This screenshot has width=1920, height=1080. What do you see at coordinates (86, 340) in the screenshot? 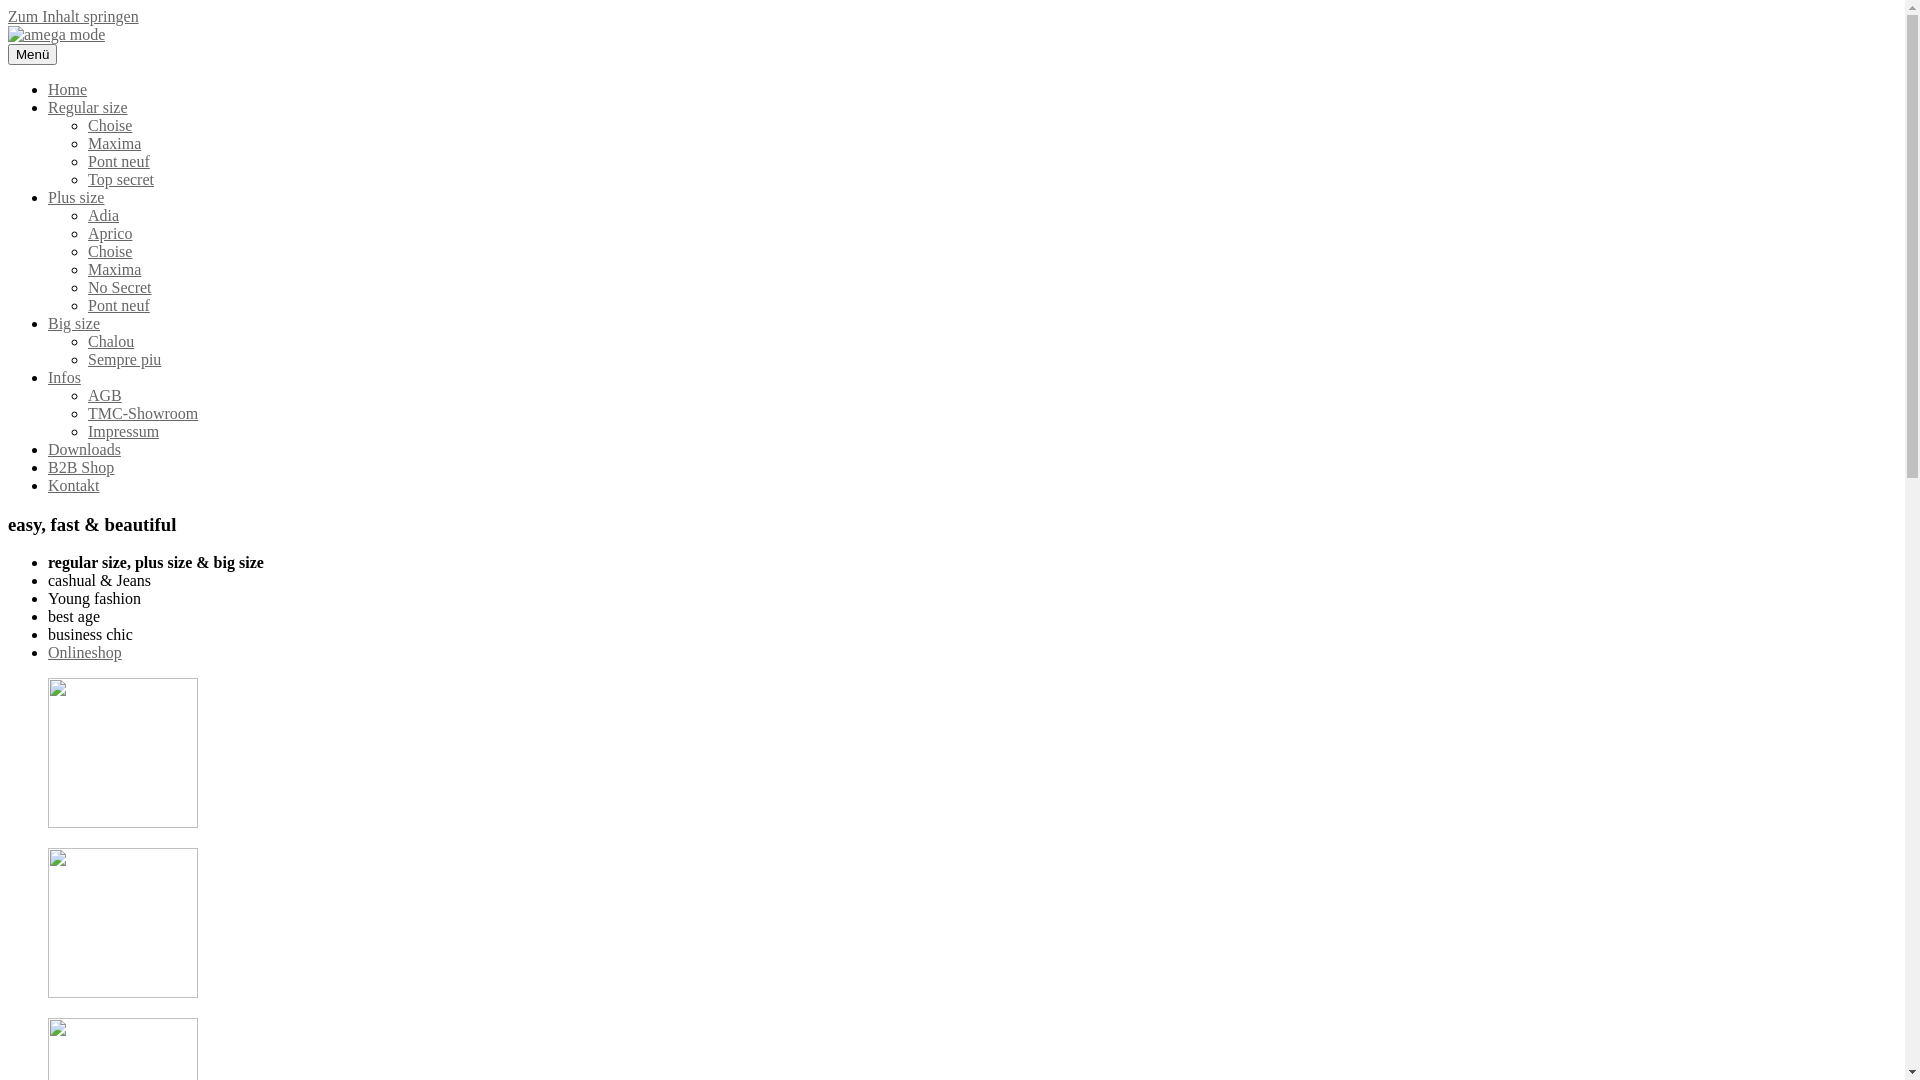
I see `'Chalou'` at bounding box center [86, 340].